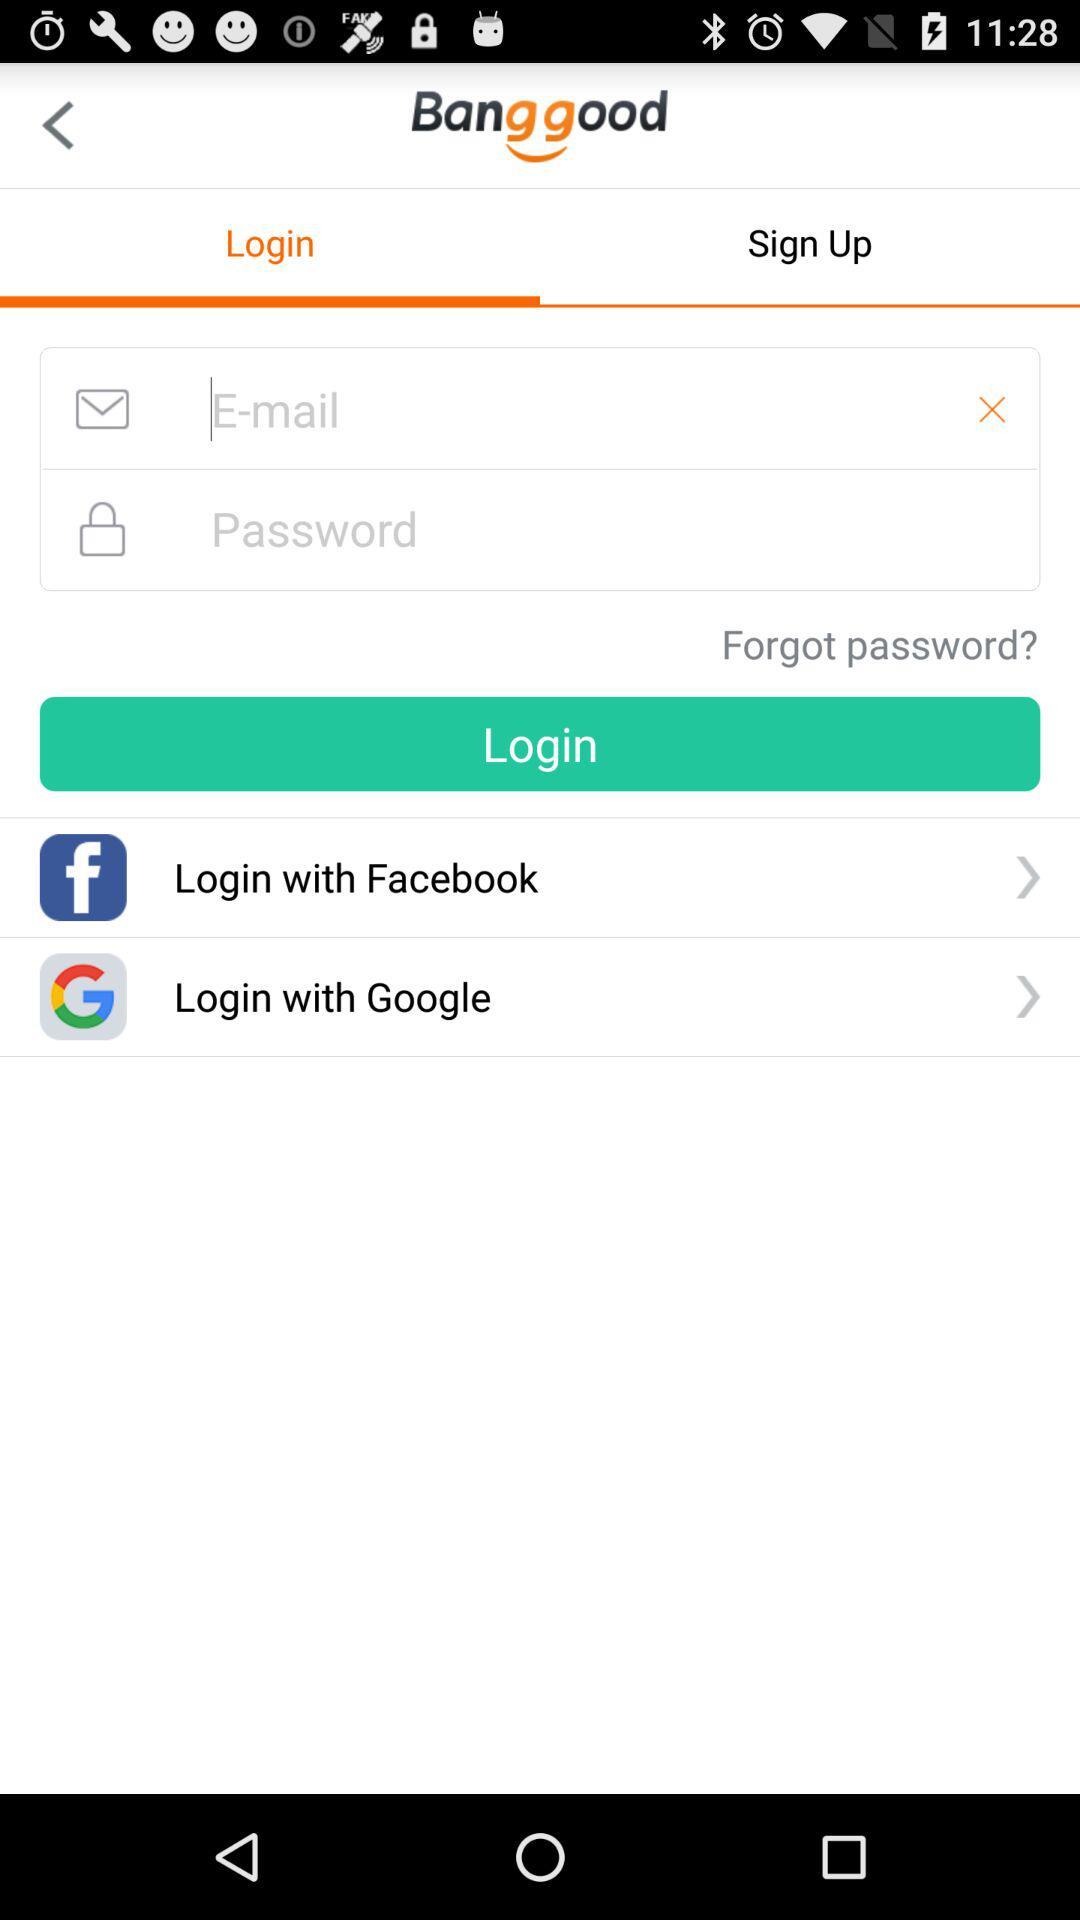 The height and width of the screenshot is (1920, 1080). Describe the element at coordinates (992, 408) in the screenshot. I see `clear` at that location.